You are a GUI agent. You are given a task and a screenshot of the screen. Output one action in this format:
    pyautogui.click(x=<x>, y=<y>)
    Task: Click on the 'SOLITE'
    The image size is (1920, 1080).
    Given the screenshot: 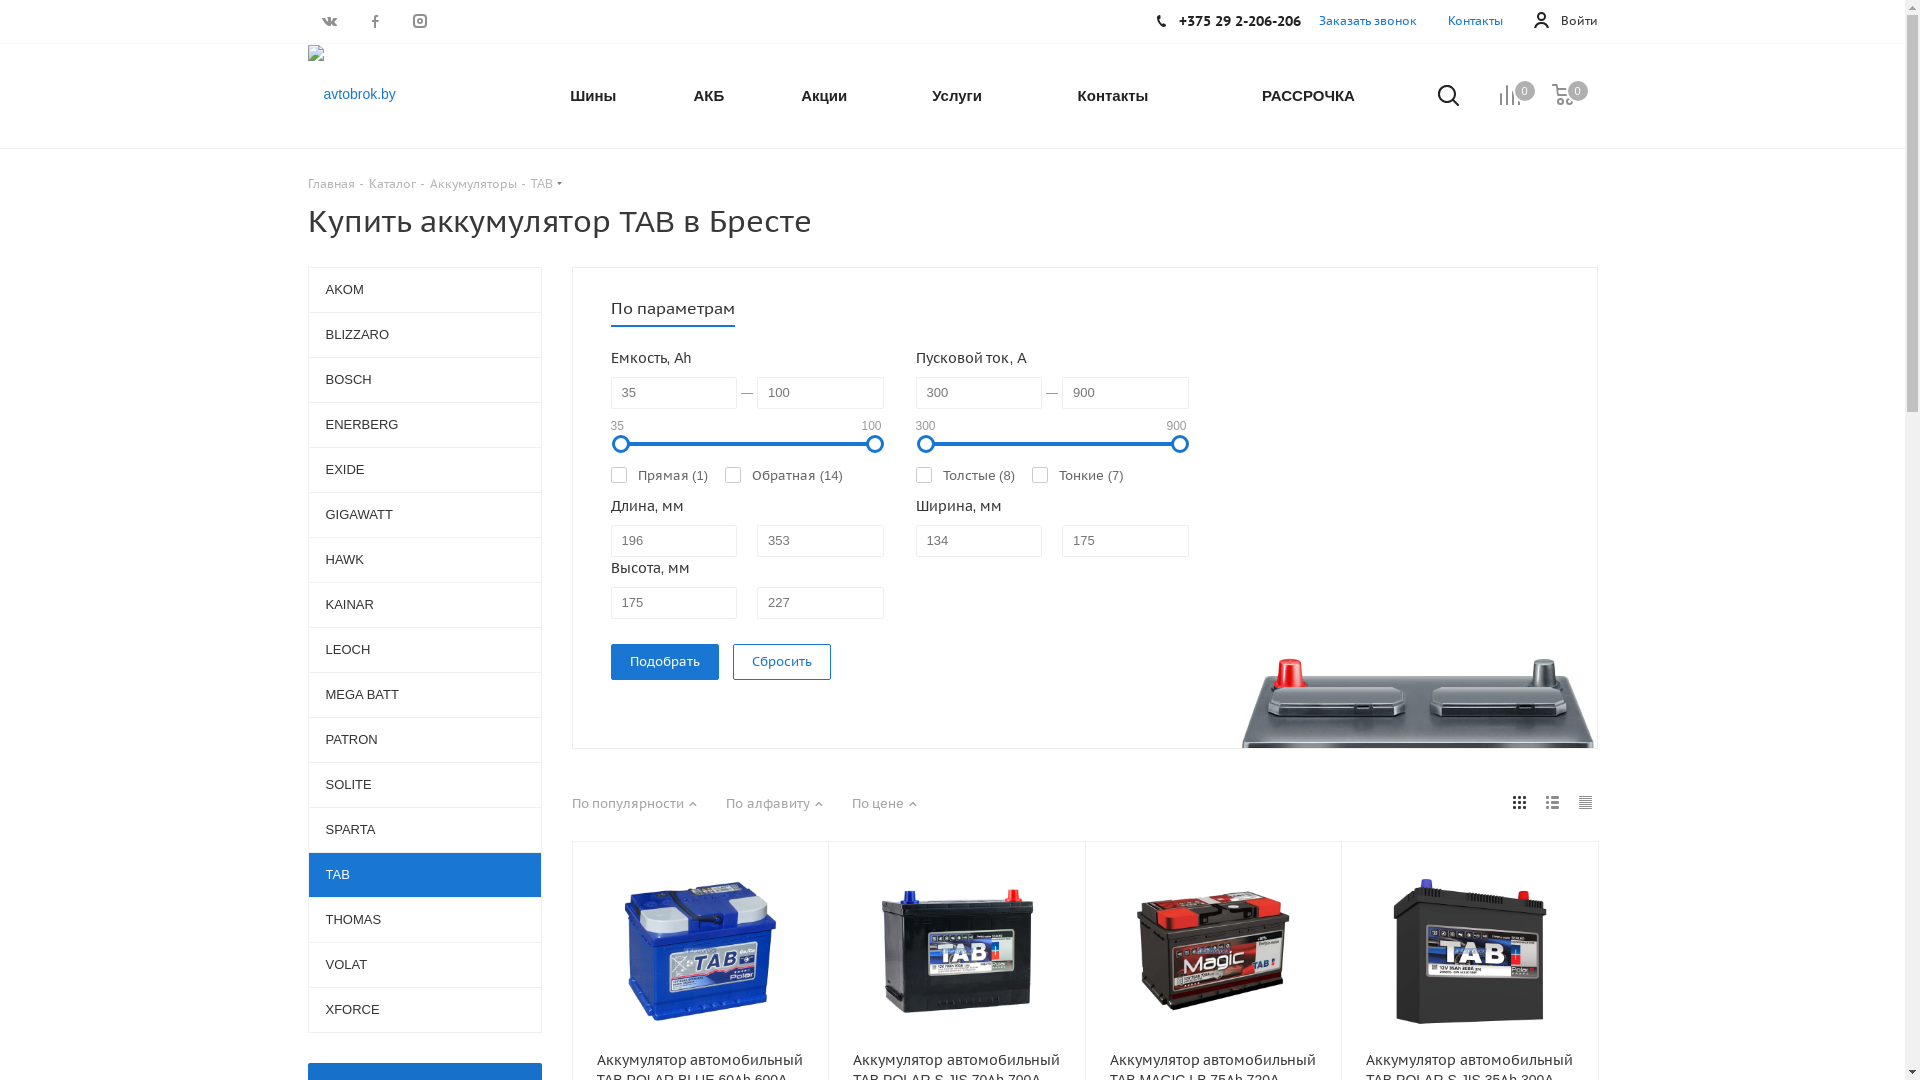 What is the action you would take?
    pyautogui.click(x=306, y=783)
    